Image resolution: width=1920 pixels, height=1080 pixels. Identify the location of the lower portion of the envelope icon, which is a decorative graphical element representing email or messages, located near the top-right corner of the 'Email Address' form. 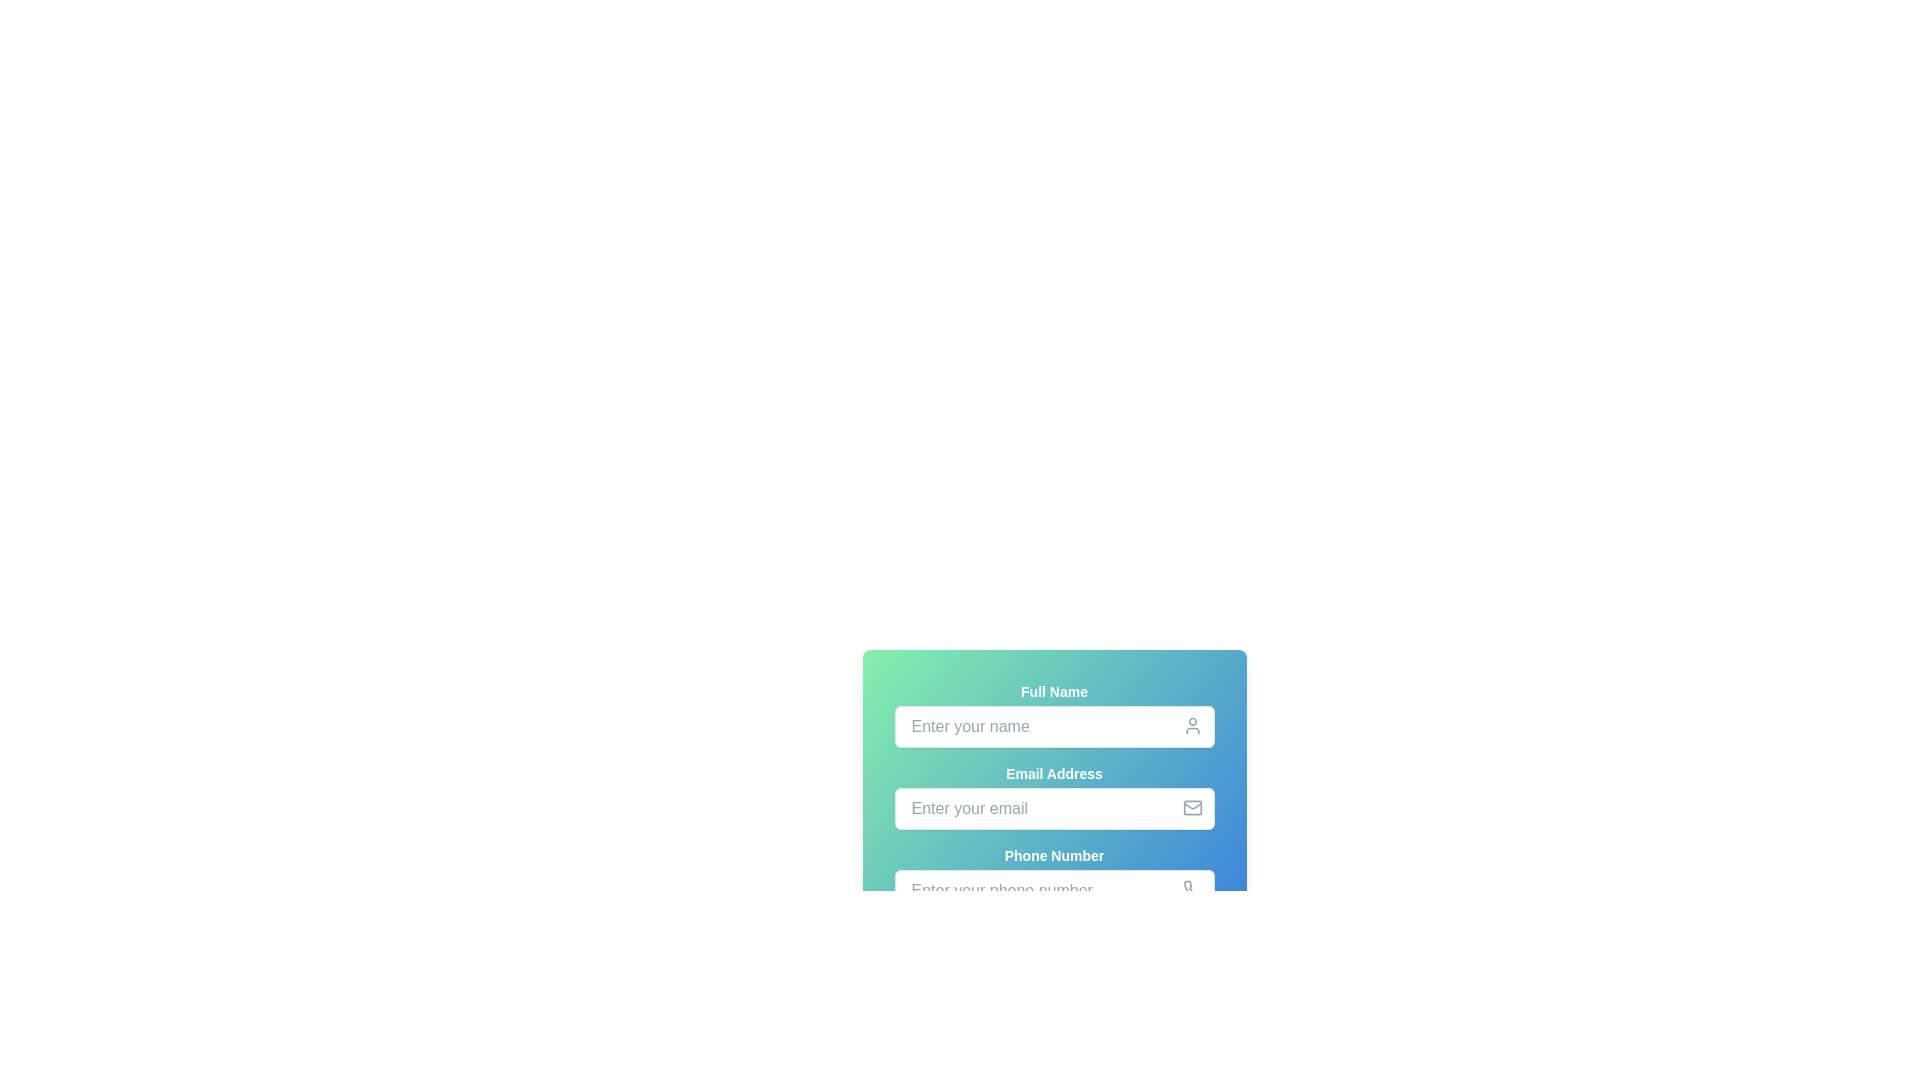
(1192, 805).